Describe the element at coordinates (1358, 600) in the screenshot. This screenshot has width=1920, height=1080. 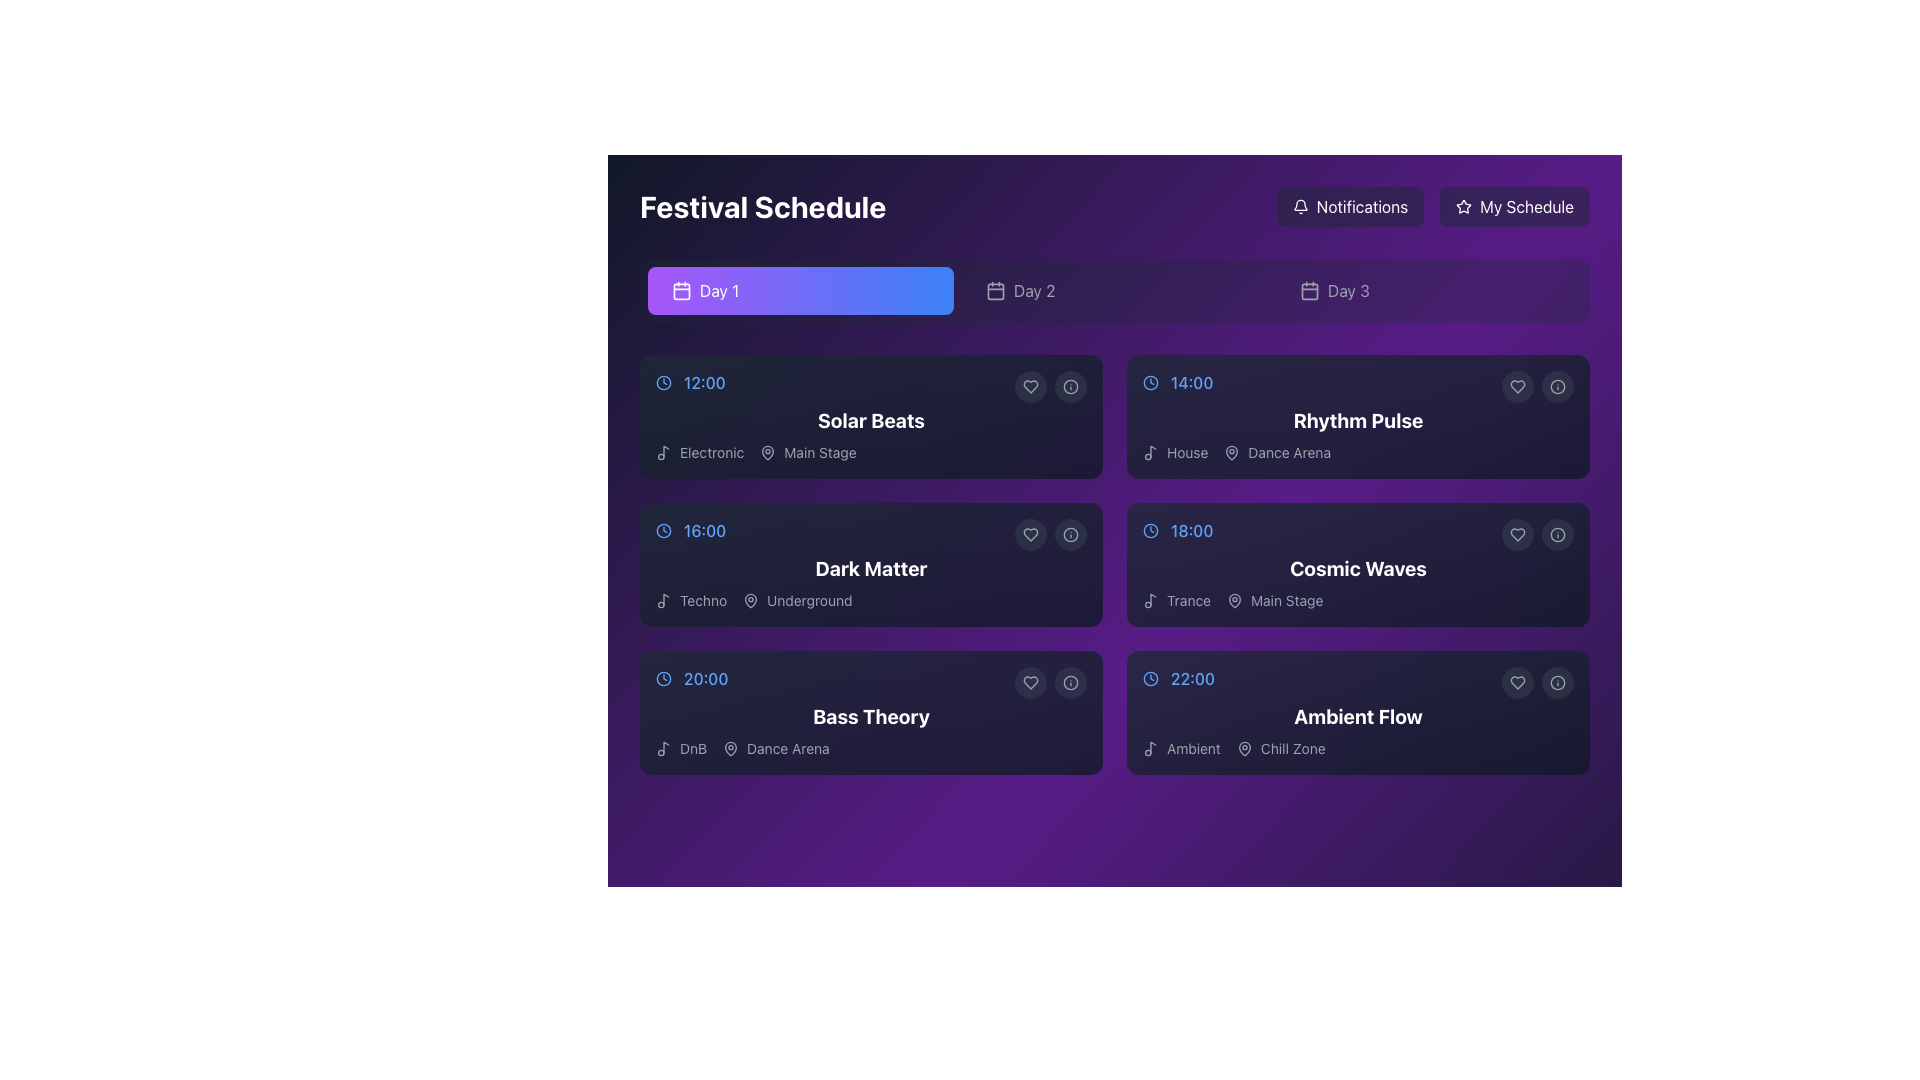
I see `metadata labels that indicate the genre 'Trance' and the stage 'Main Stage' located at the bottom of the 'Cosmic Waves' card in the schedule interface` at that location.